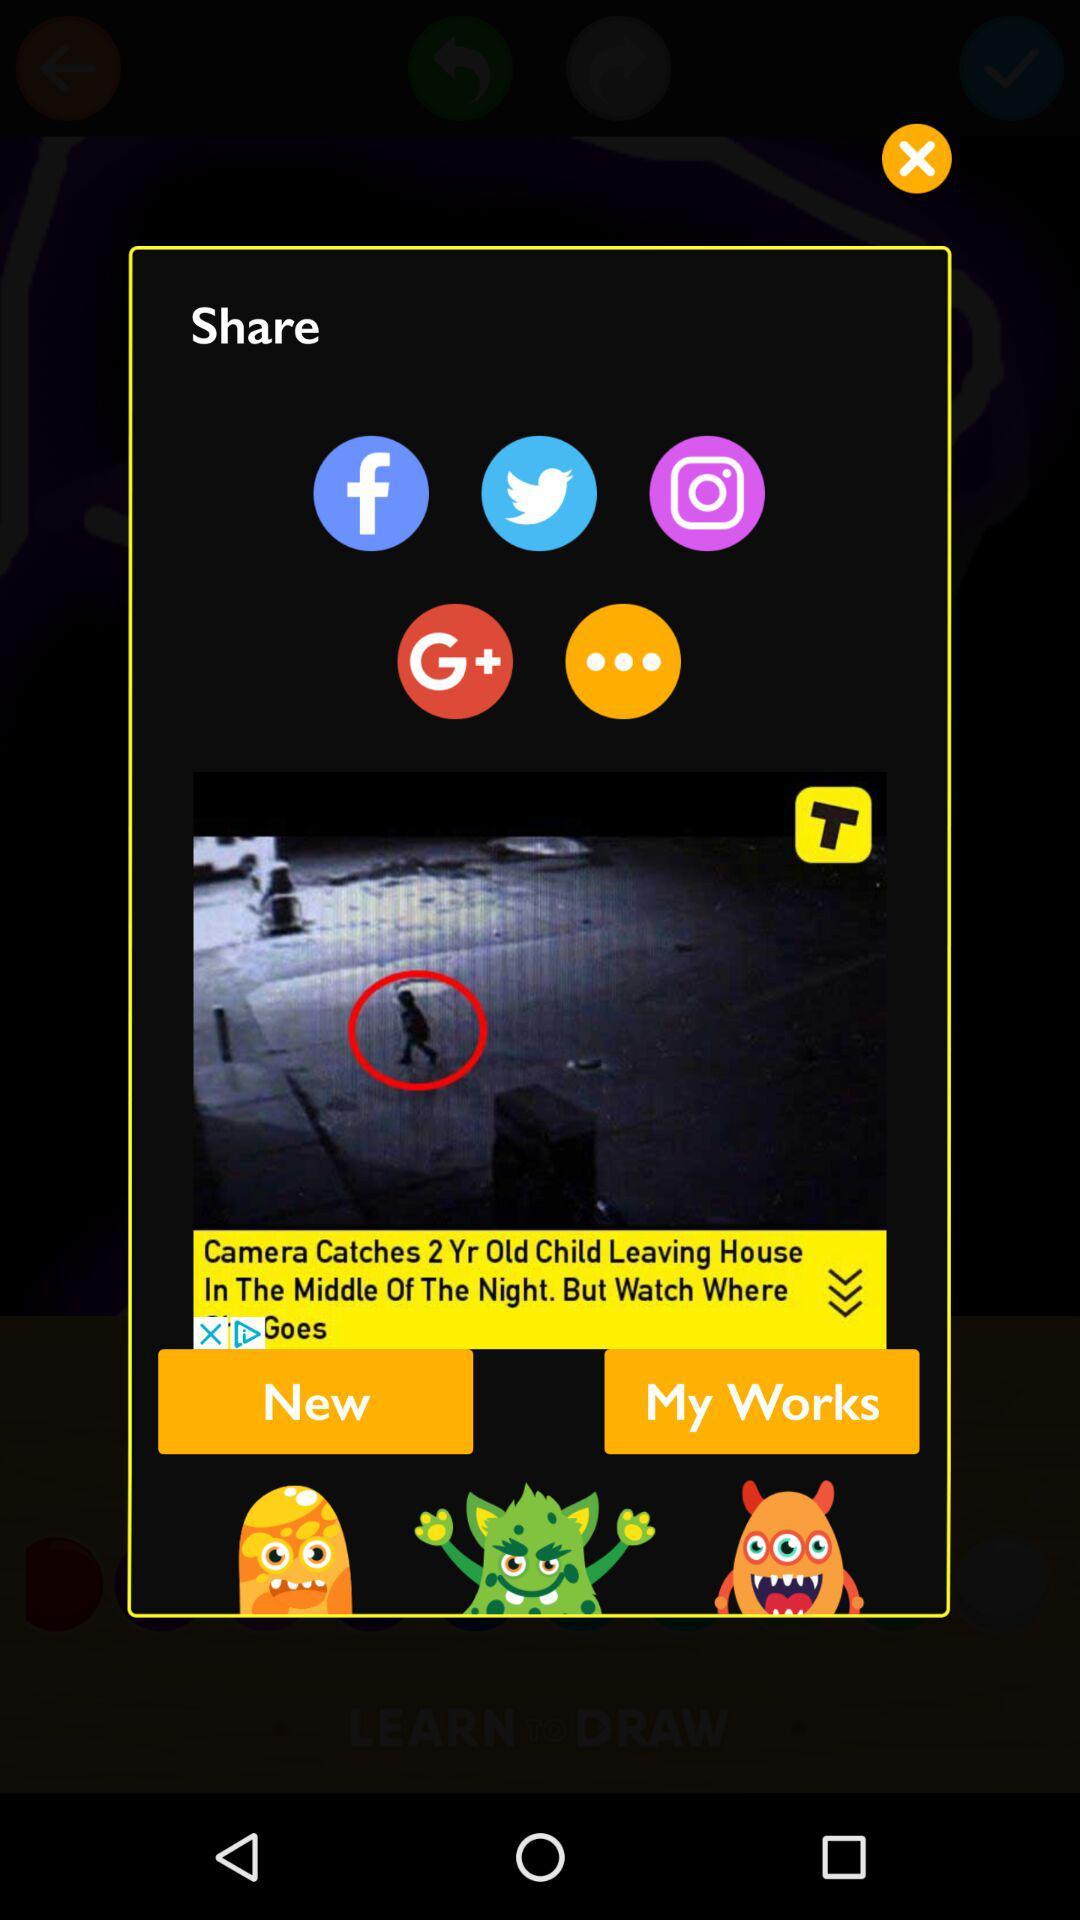  What do you see at coordinates (706, 493) in the screenshot?
I see `the photo icon` at bounding box center [706, 493].